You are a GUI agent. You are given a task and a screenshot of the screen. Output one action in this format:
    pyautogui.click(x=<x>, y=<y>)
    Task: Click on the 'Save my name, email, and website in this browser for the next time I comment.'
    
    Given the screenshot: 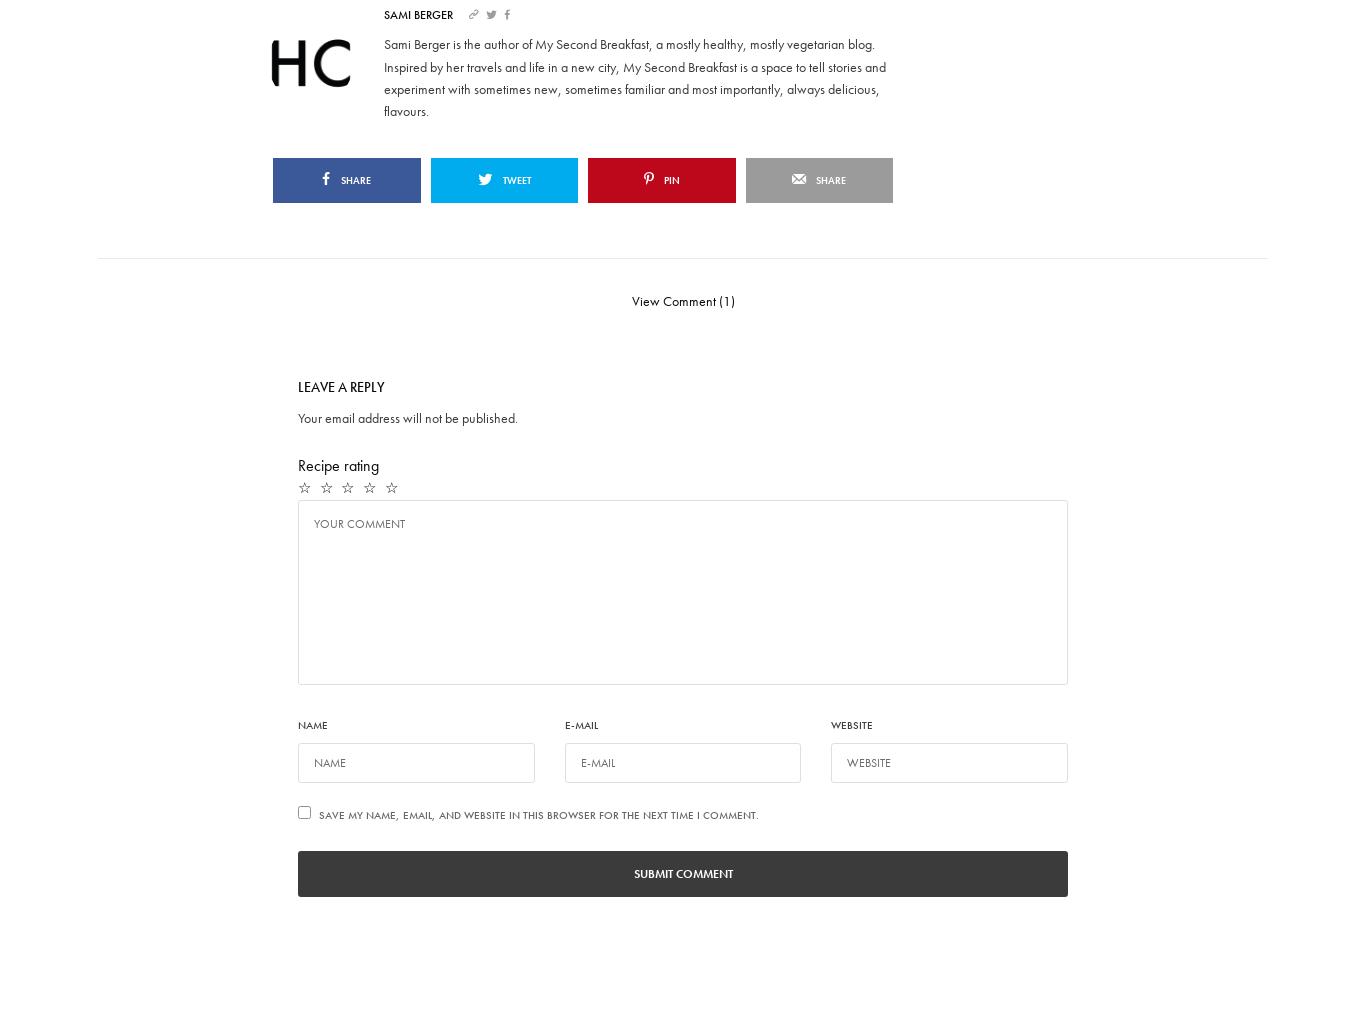 What is the action you would take?
    pyautogui.click(x=539, y=815)
    